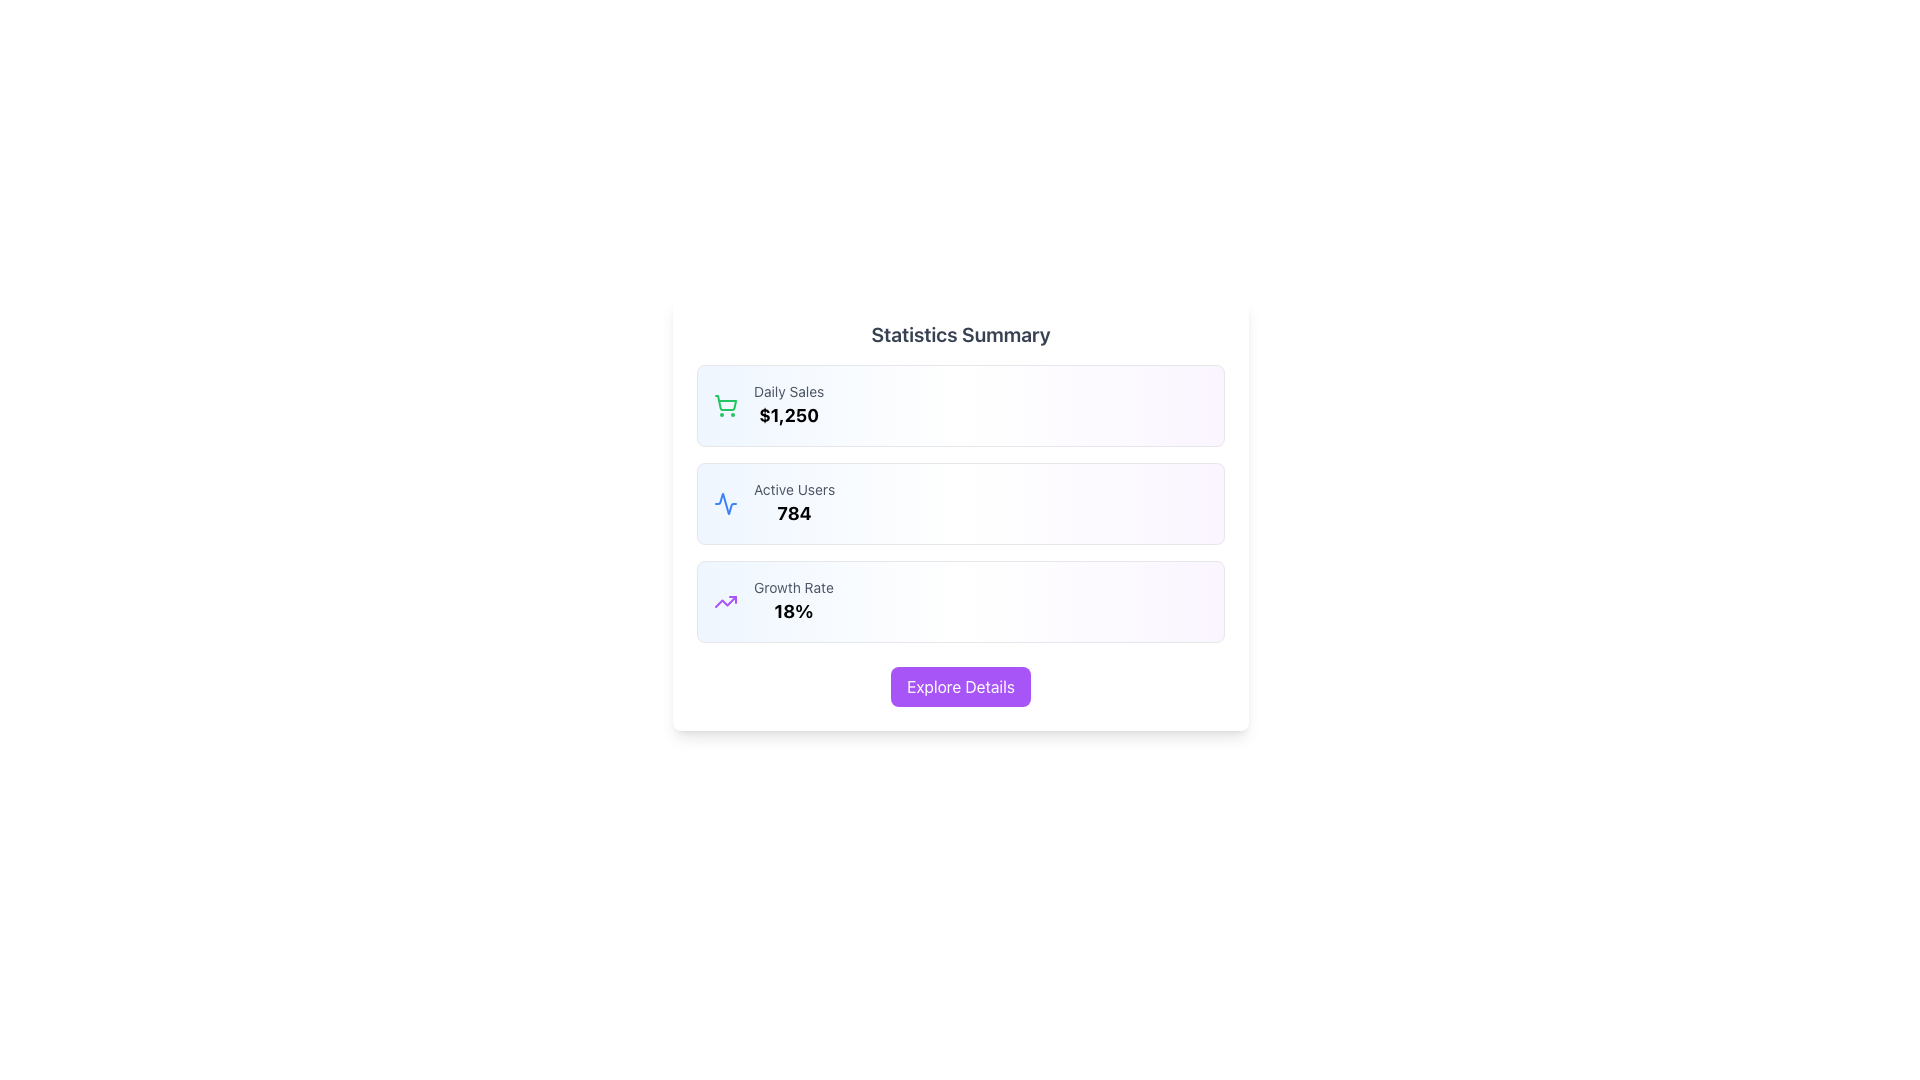  I want to click on the upward trending purple arrow icon located in the 'Growth Rate 18%' section, which is the leftmost component within that section, so click(724, 600).